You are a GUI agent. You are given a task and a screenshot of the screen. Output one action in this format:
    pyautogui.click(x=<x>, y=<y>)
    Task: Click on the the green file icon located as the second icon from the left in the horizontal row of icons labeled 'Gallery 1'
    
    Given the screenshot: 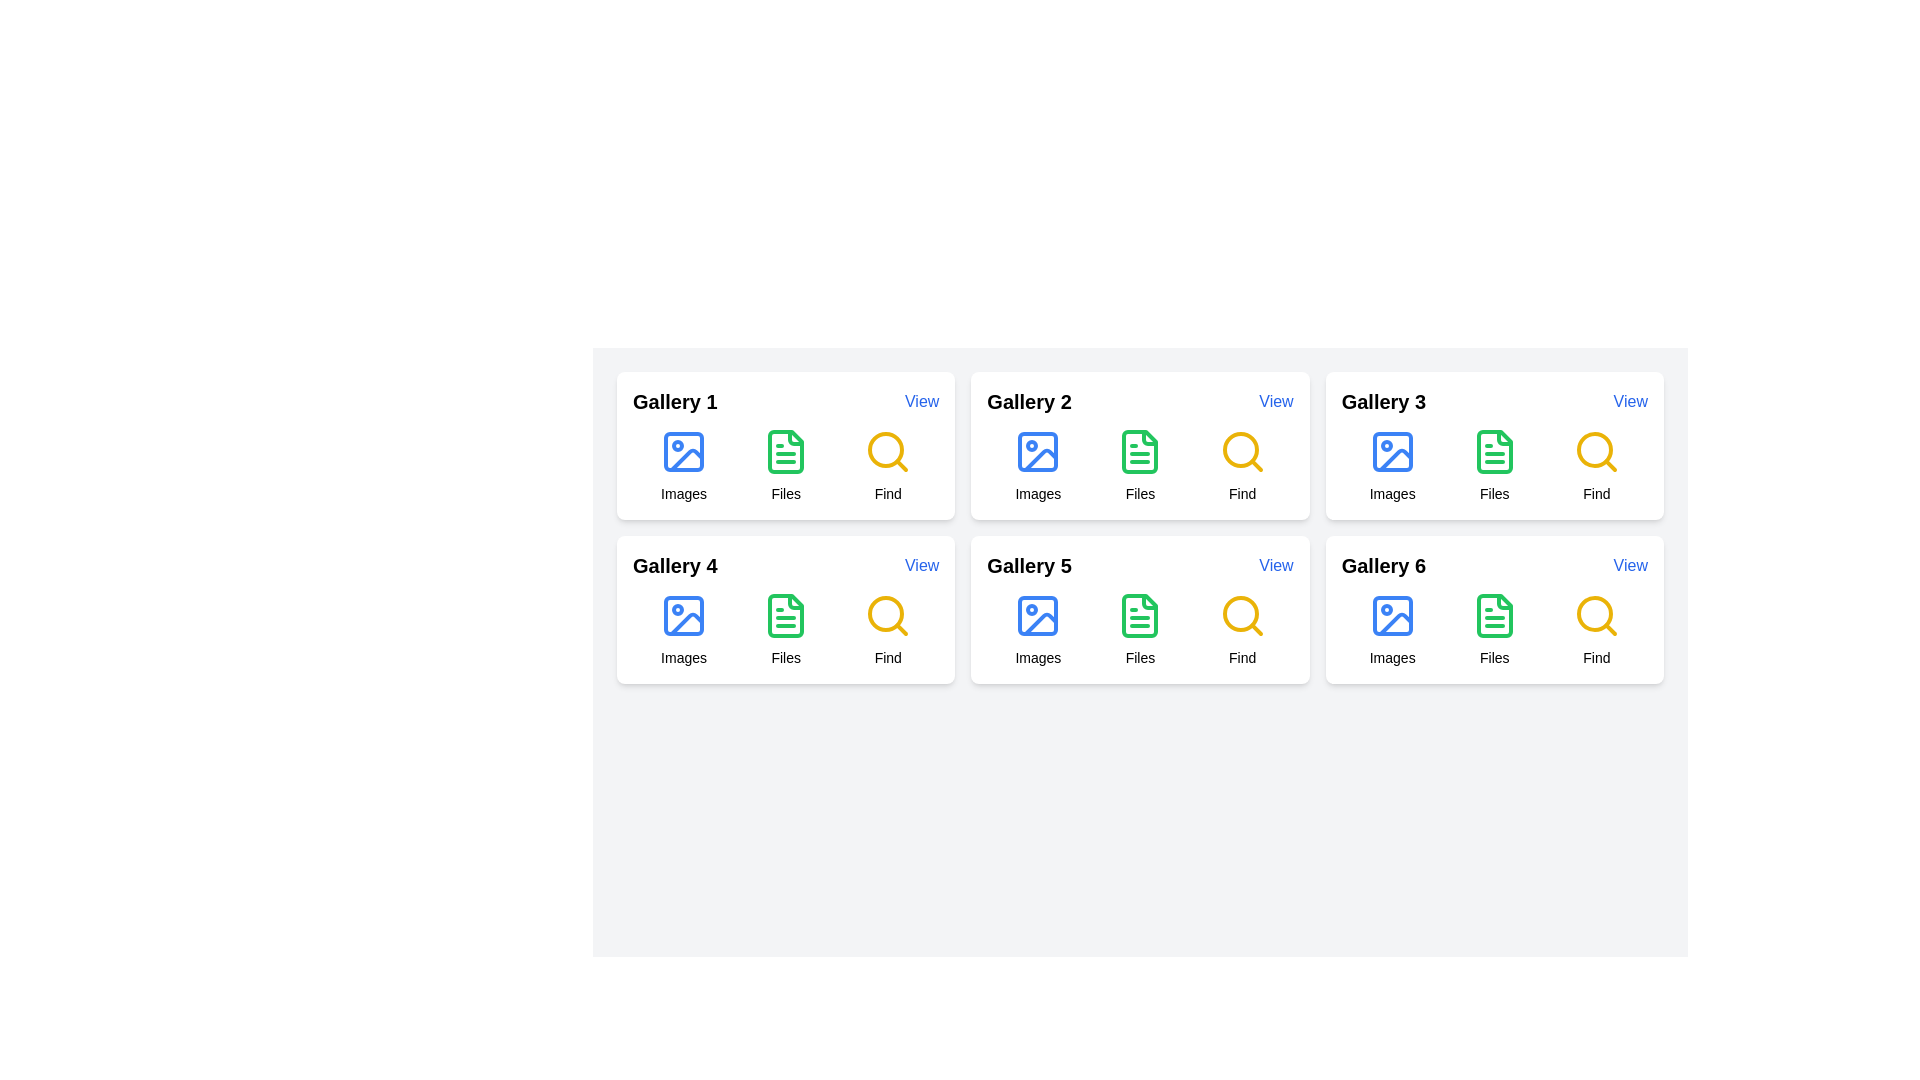 What is the action you would take?
    pyautogui.click(x=785, y=451)
    